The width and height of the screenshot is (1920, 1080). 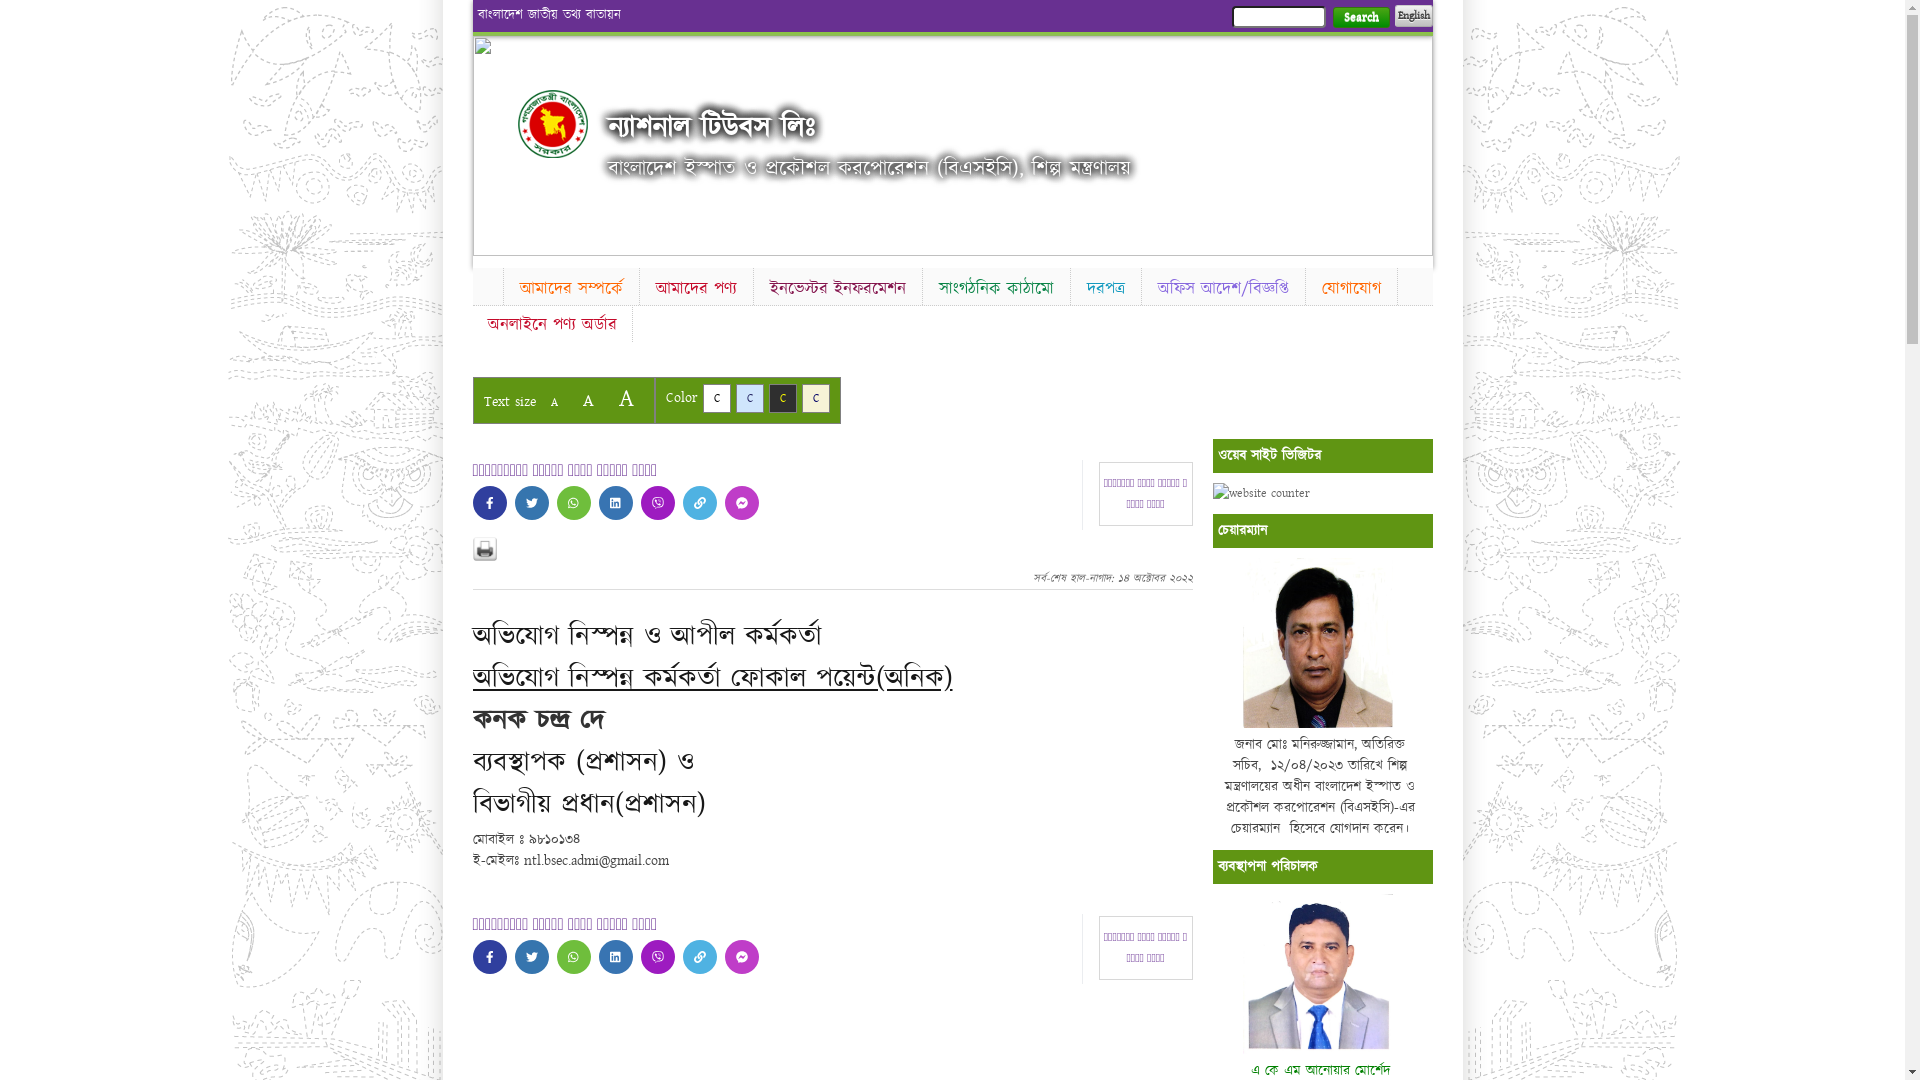 I want to click on 'A', so click(x=624, y=398).